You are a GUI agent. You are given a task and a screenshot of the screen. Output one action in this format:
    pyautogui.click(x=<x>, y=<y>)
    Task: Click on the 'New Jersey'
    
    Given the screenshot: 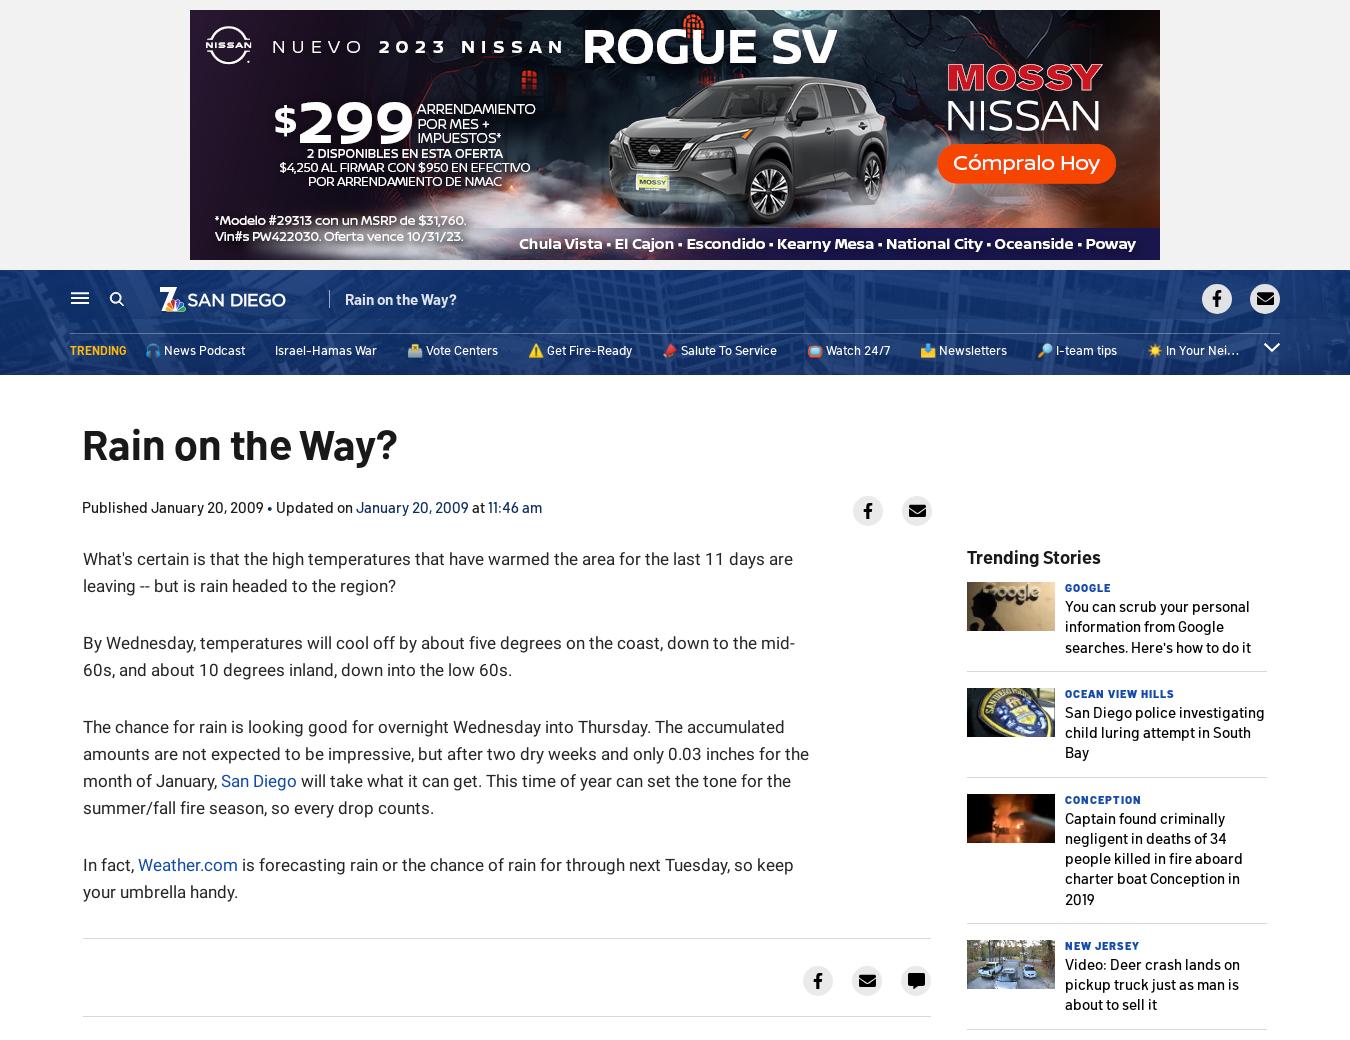 What is the action you would take?
    pyautogui.click(x=1102, y=944)
    